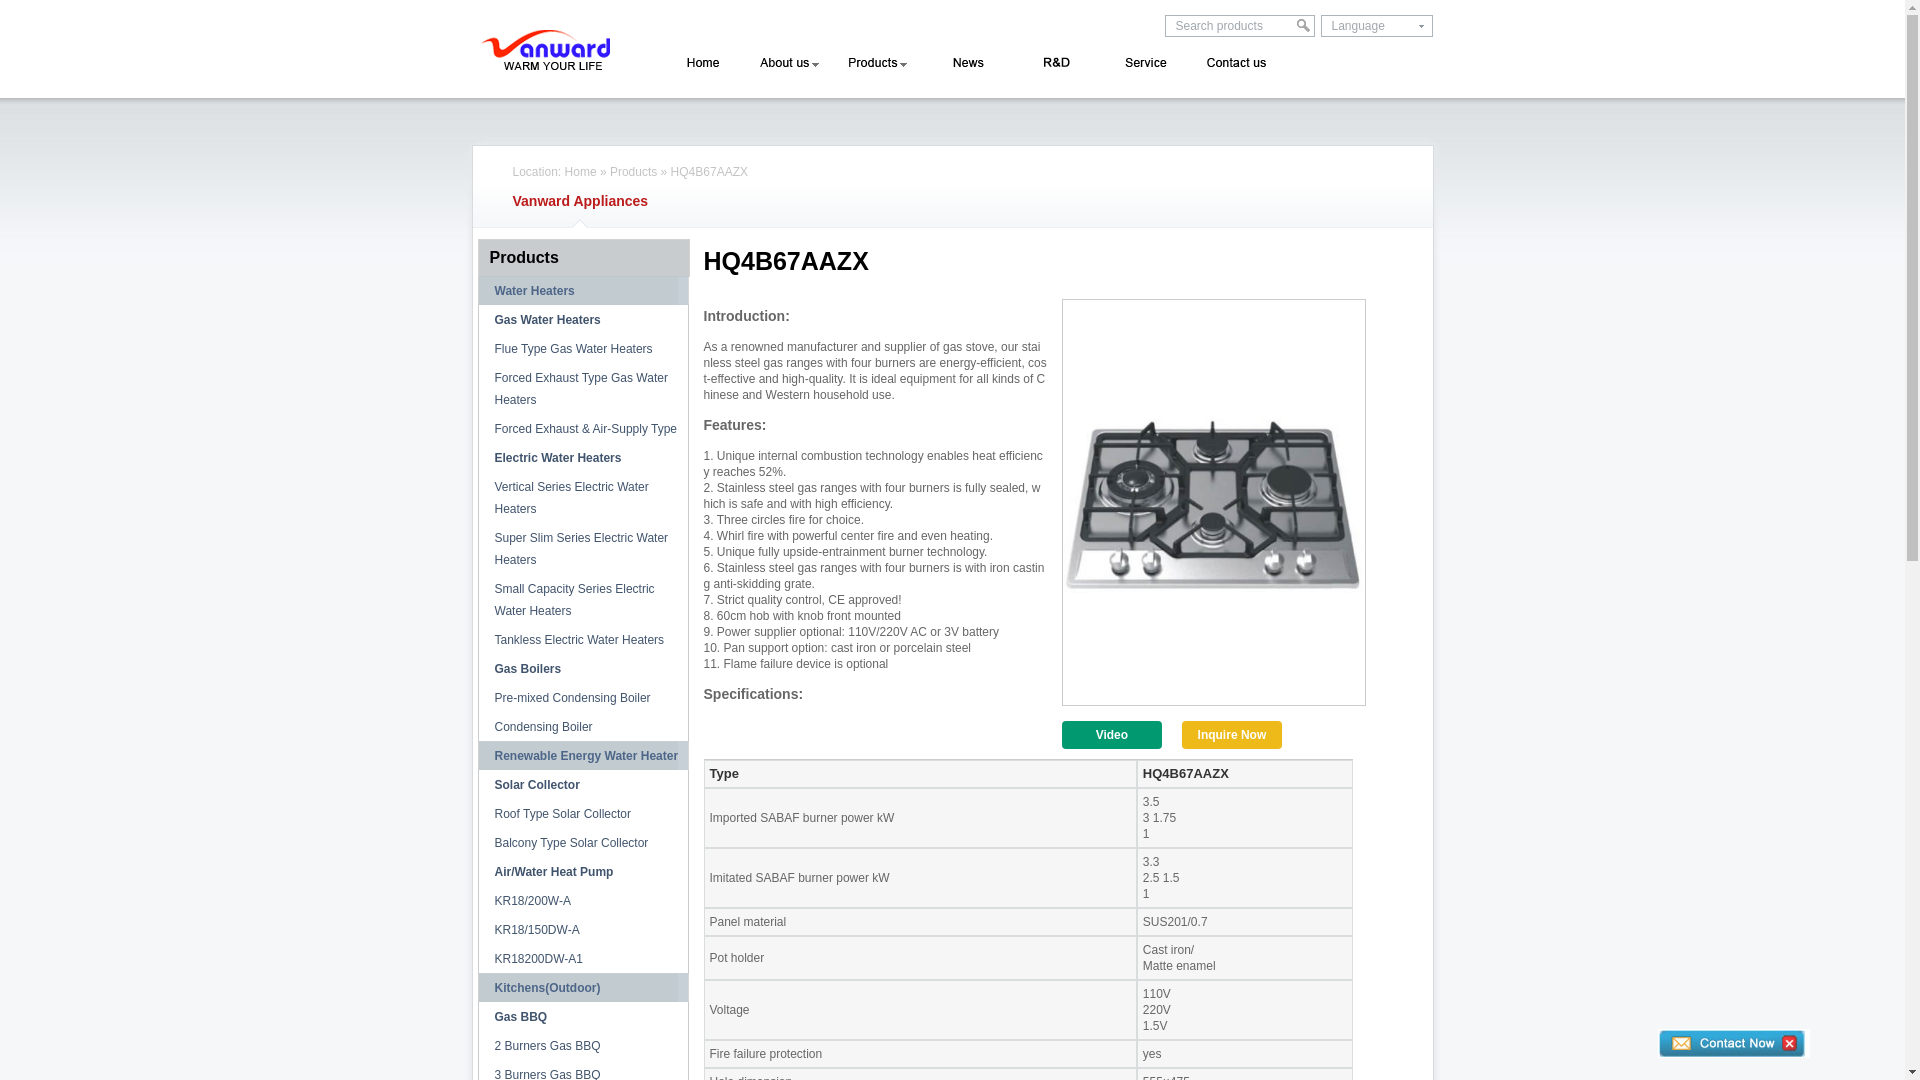  Describe the element at coordinates (582, 986) in the screenshot. I see `'Kitchens(Outdoor)'` at that location.